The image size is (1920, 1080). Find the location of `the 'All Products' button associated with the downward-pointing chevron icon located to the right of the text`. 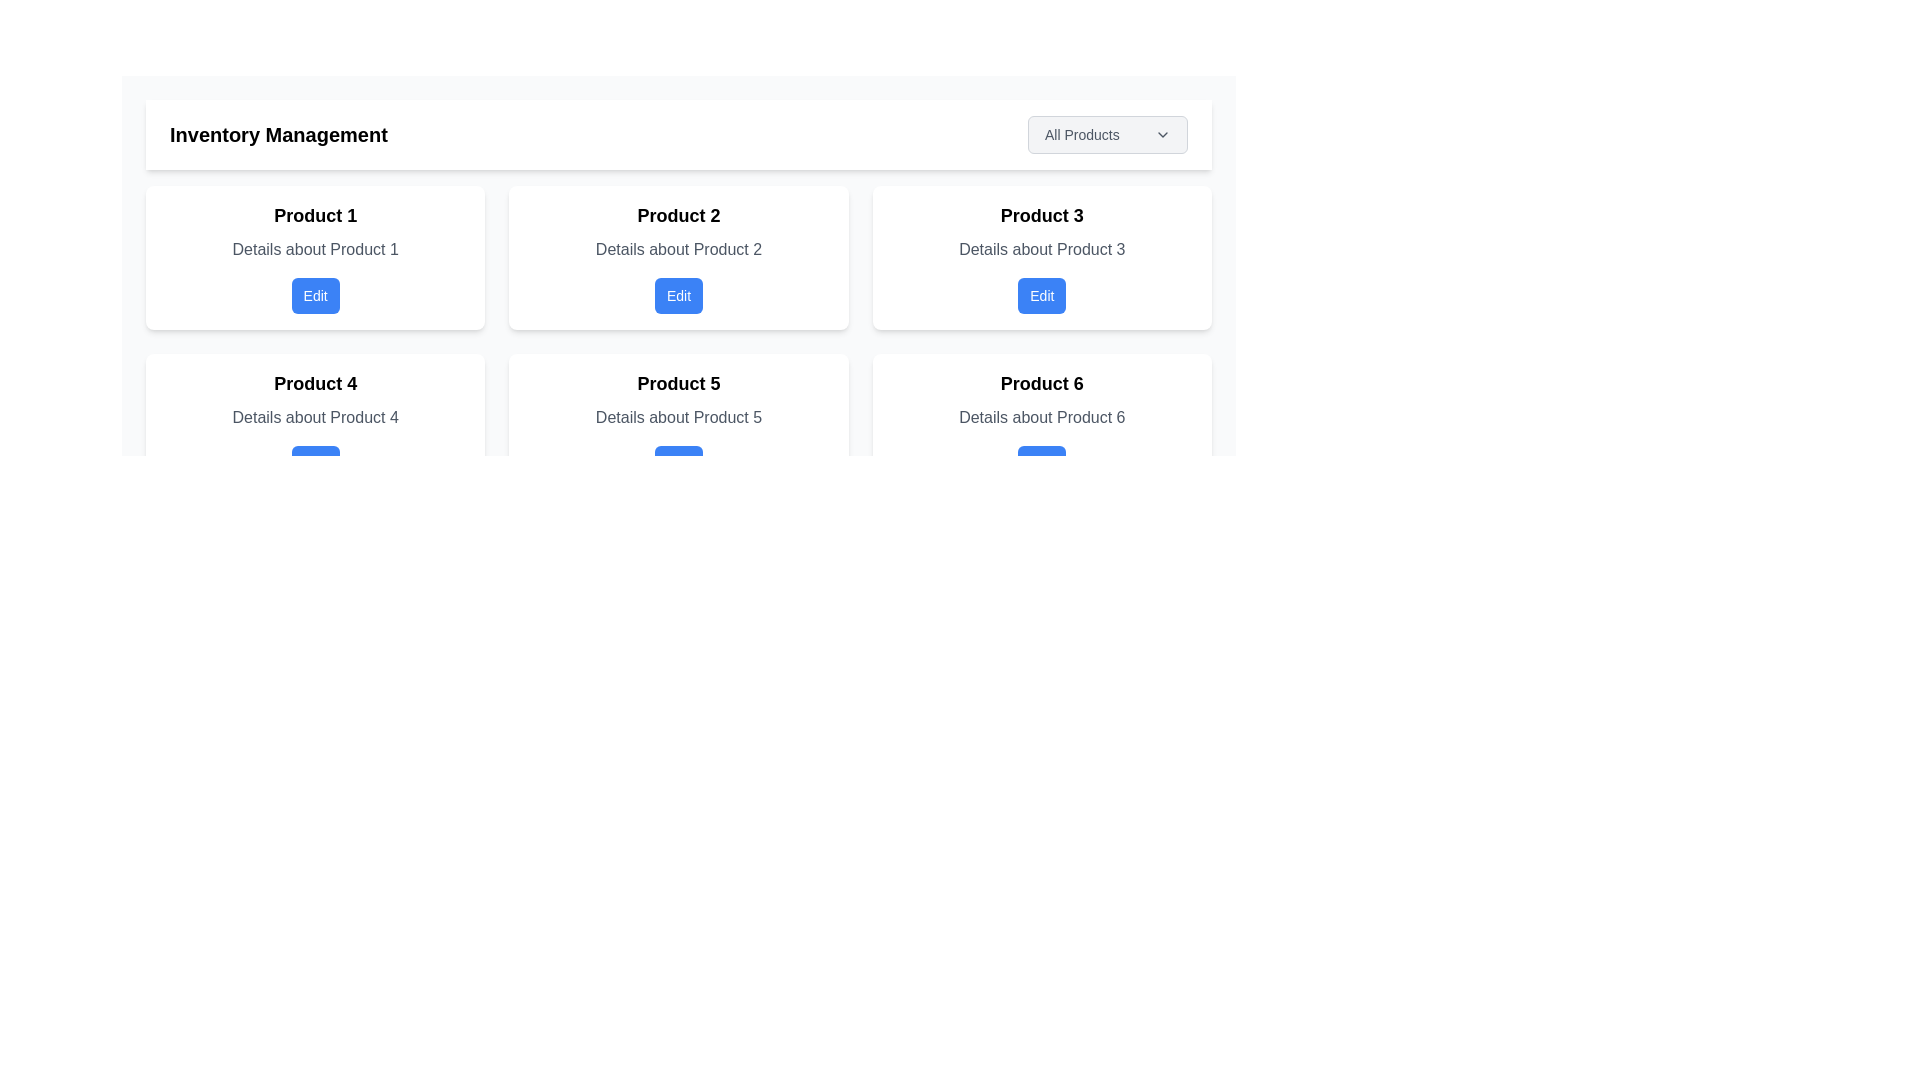

the 'All Products' button associated with the downward-pointing chevron icon located to the right of the text is located at coordinates (1162, 135).